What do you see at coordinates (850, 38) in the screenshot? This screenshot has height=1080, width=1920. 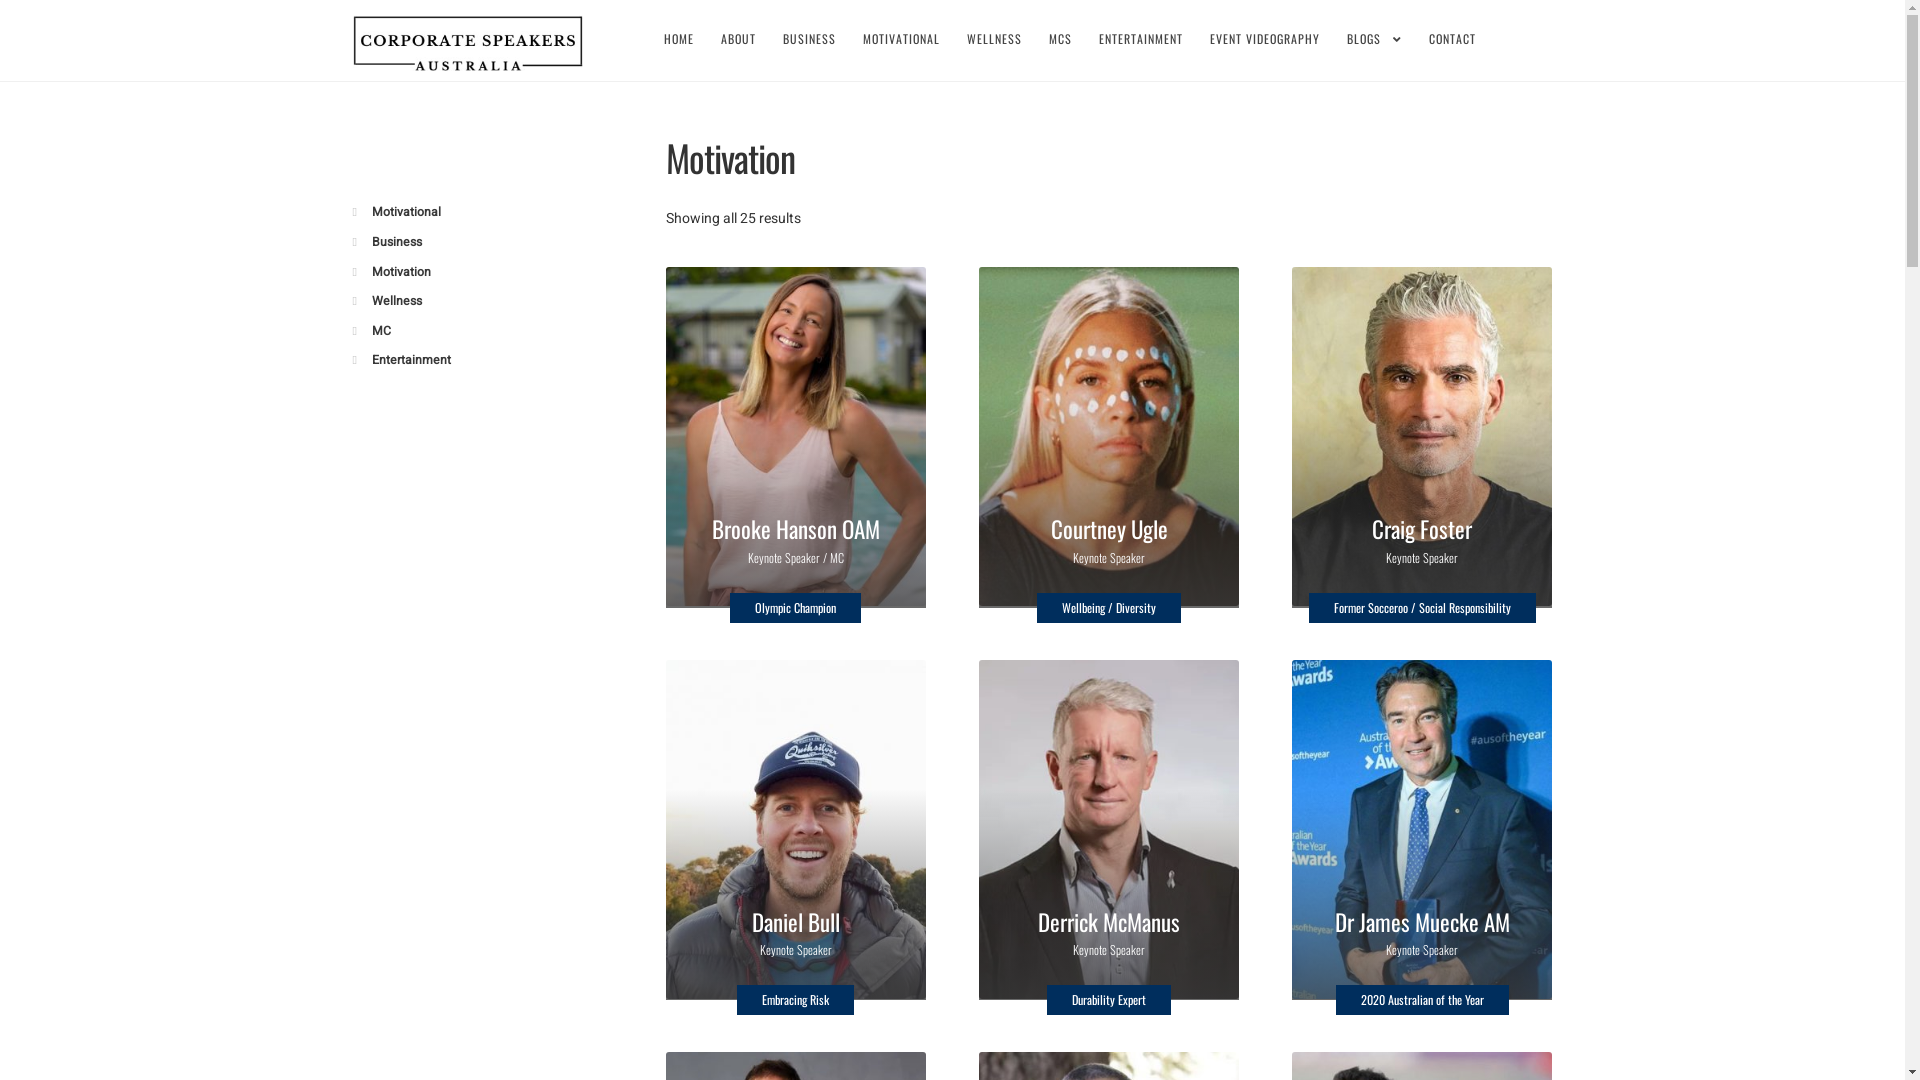 I see `'MOTIVATIONAL'` at bounding box center [850, 38].